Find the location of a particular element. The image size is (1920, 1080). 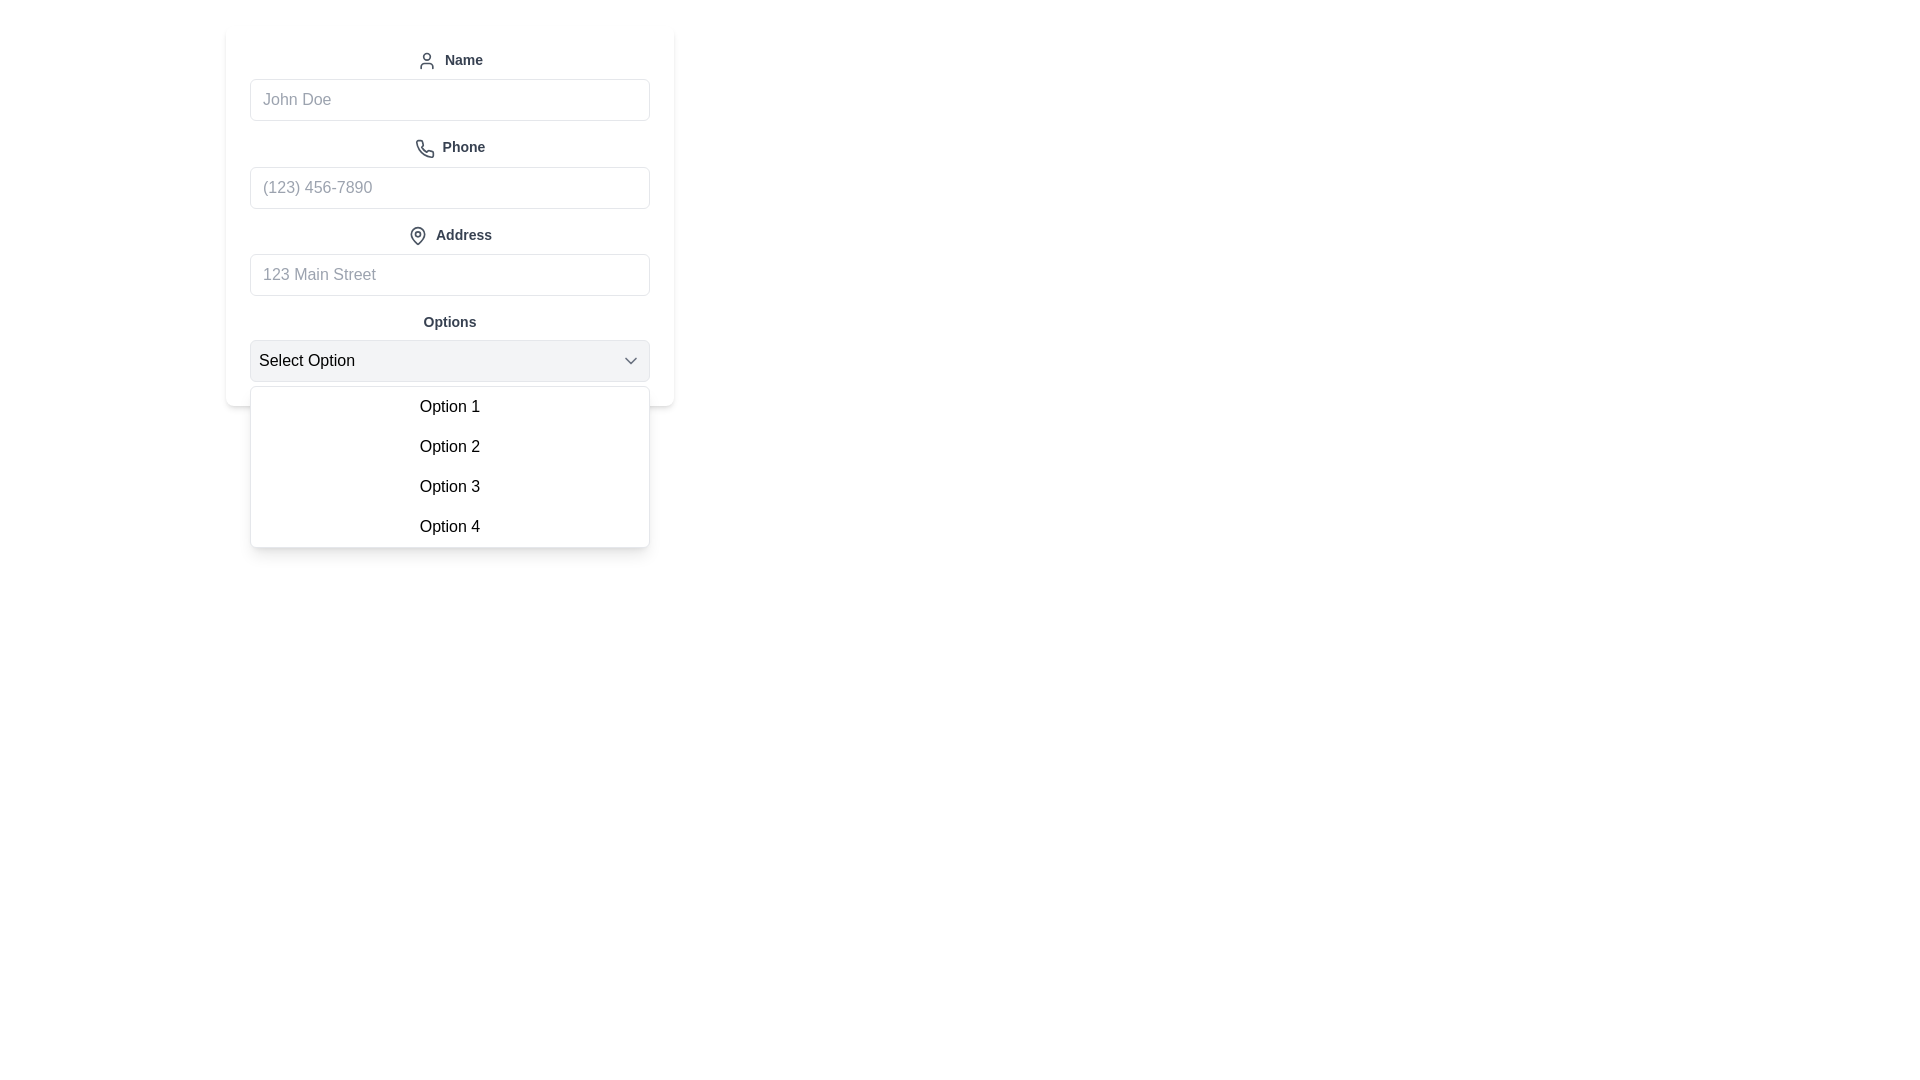

the label element displaying 'Options', which is styled in bold and located above the dropdown menu labeled 'Select Option' is located at coordinates (449, 319).